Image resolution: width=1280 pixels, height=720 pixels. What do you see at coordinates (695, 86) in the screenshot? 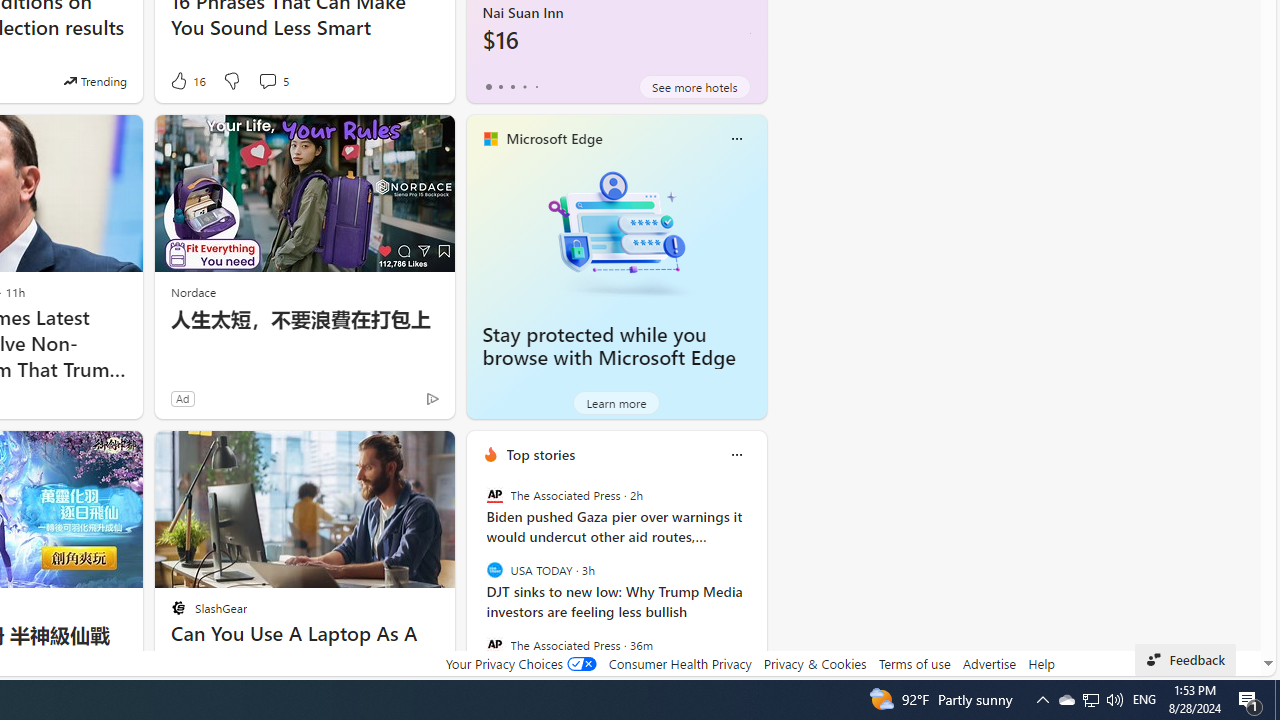
I see `'See more hotels'` at bounding box center [695, 86].